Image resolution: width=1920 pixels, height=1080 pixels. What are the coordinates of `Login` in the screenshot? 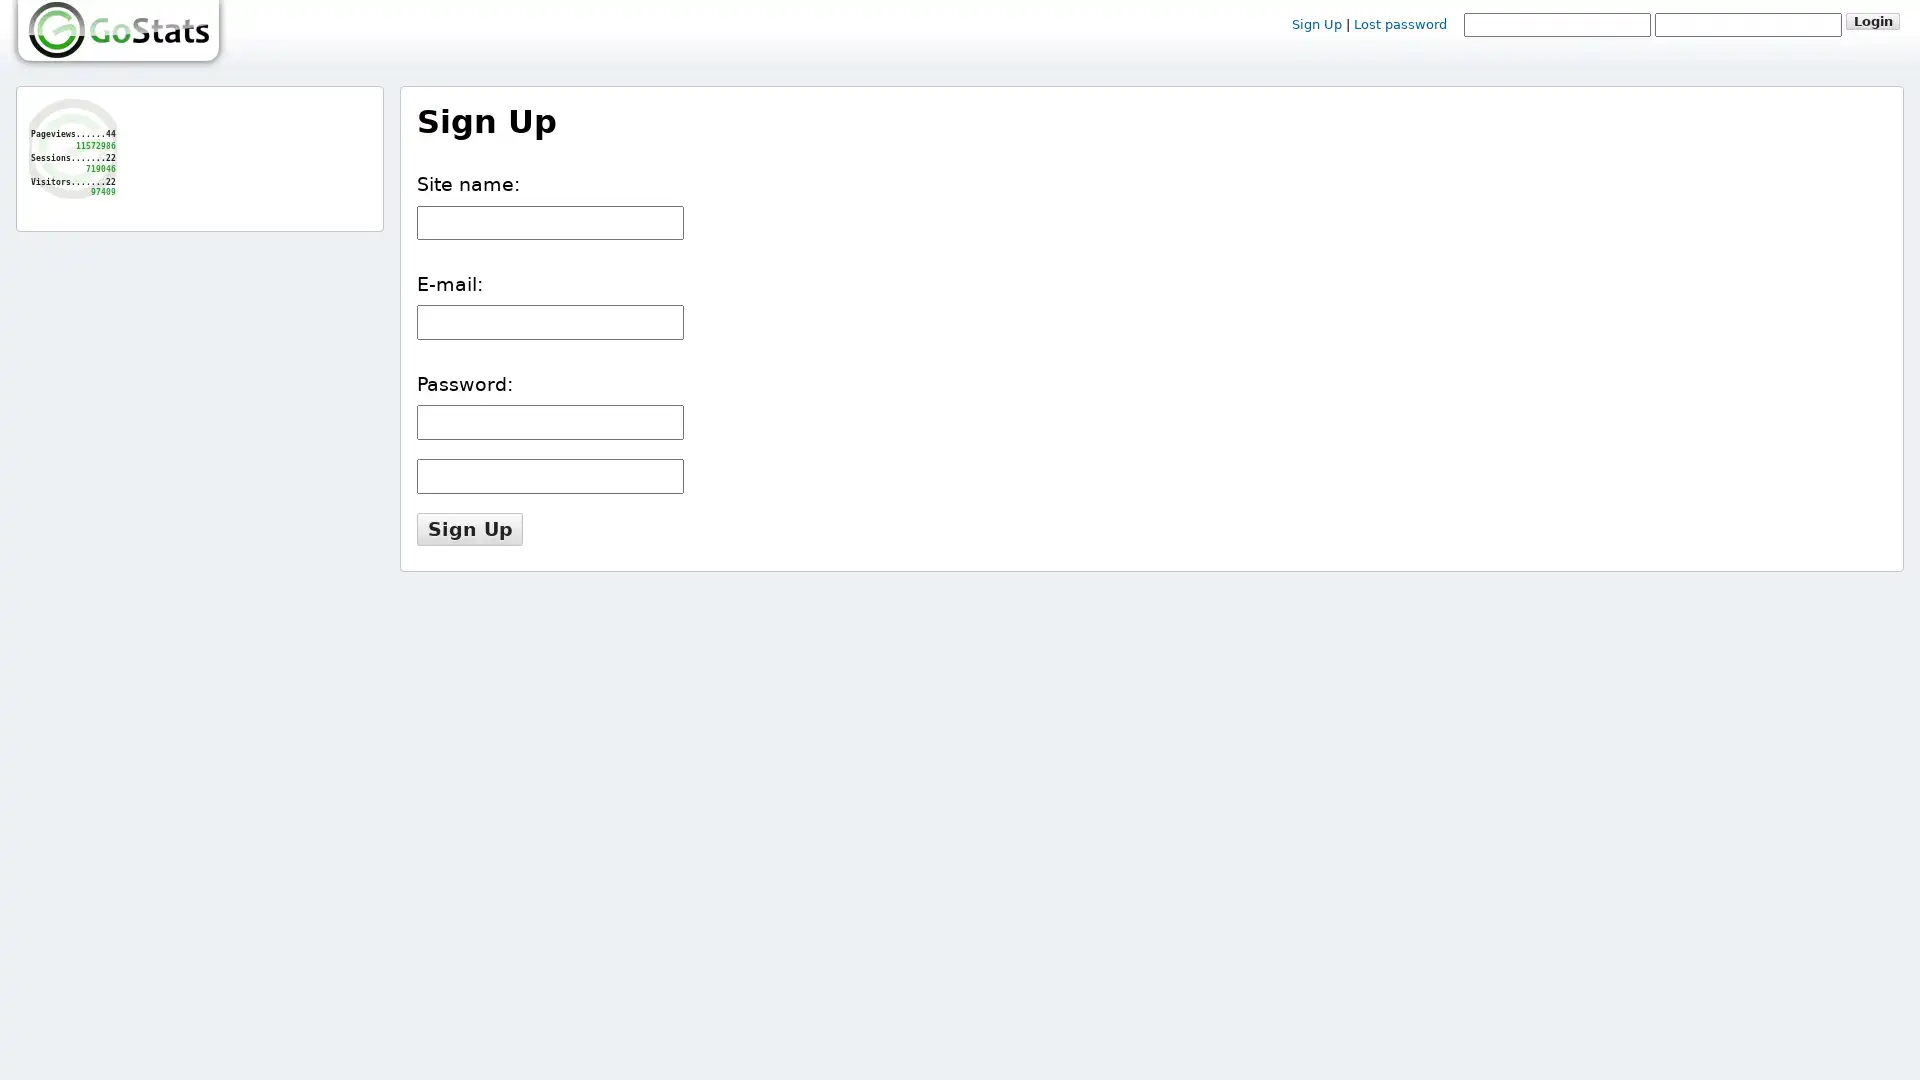 It's located at (1871, 21).